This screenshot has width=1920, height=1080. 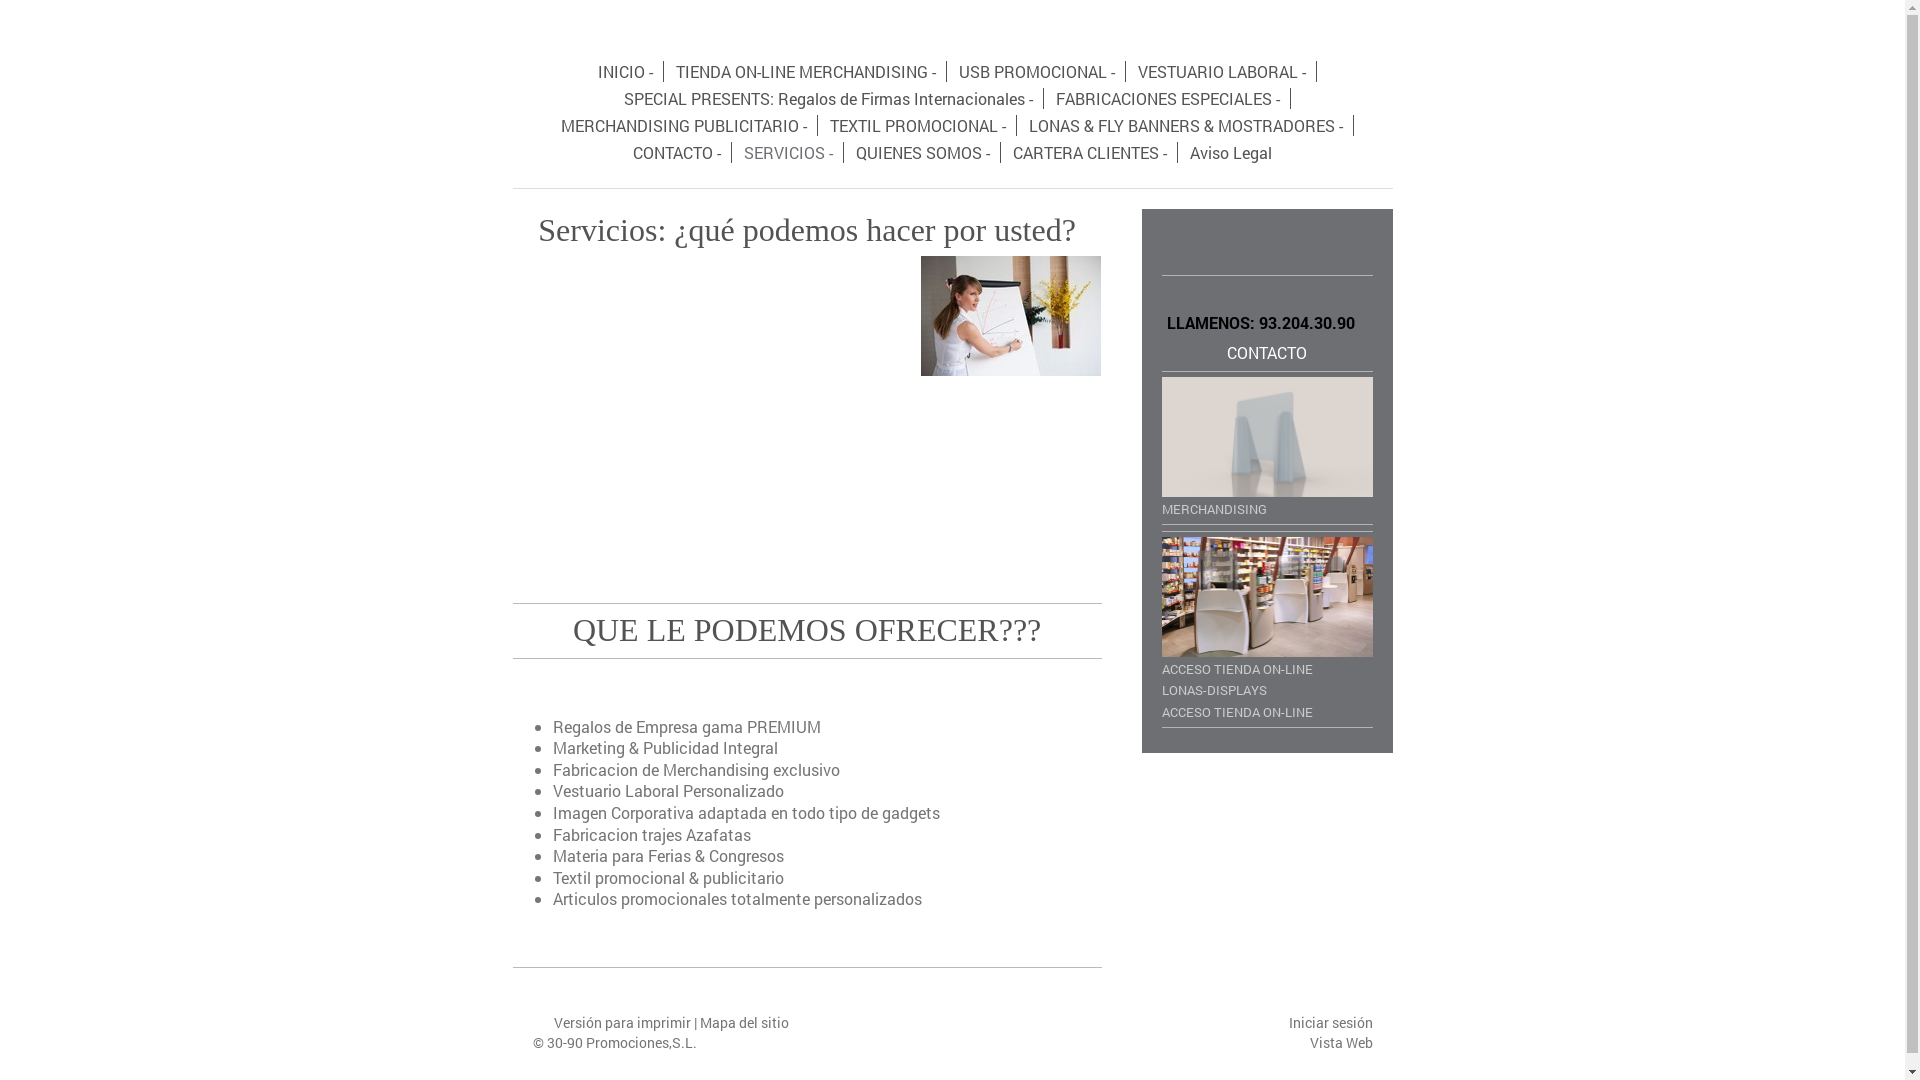 I want to click on 'INICIO -', so click(x=624, y=70).